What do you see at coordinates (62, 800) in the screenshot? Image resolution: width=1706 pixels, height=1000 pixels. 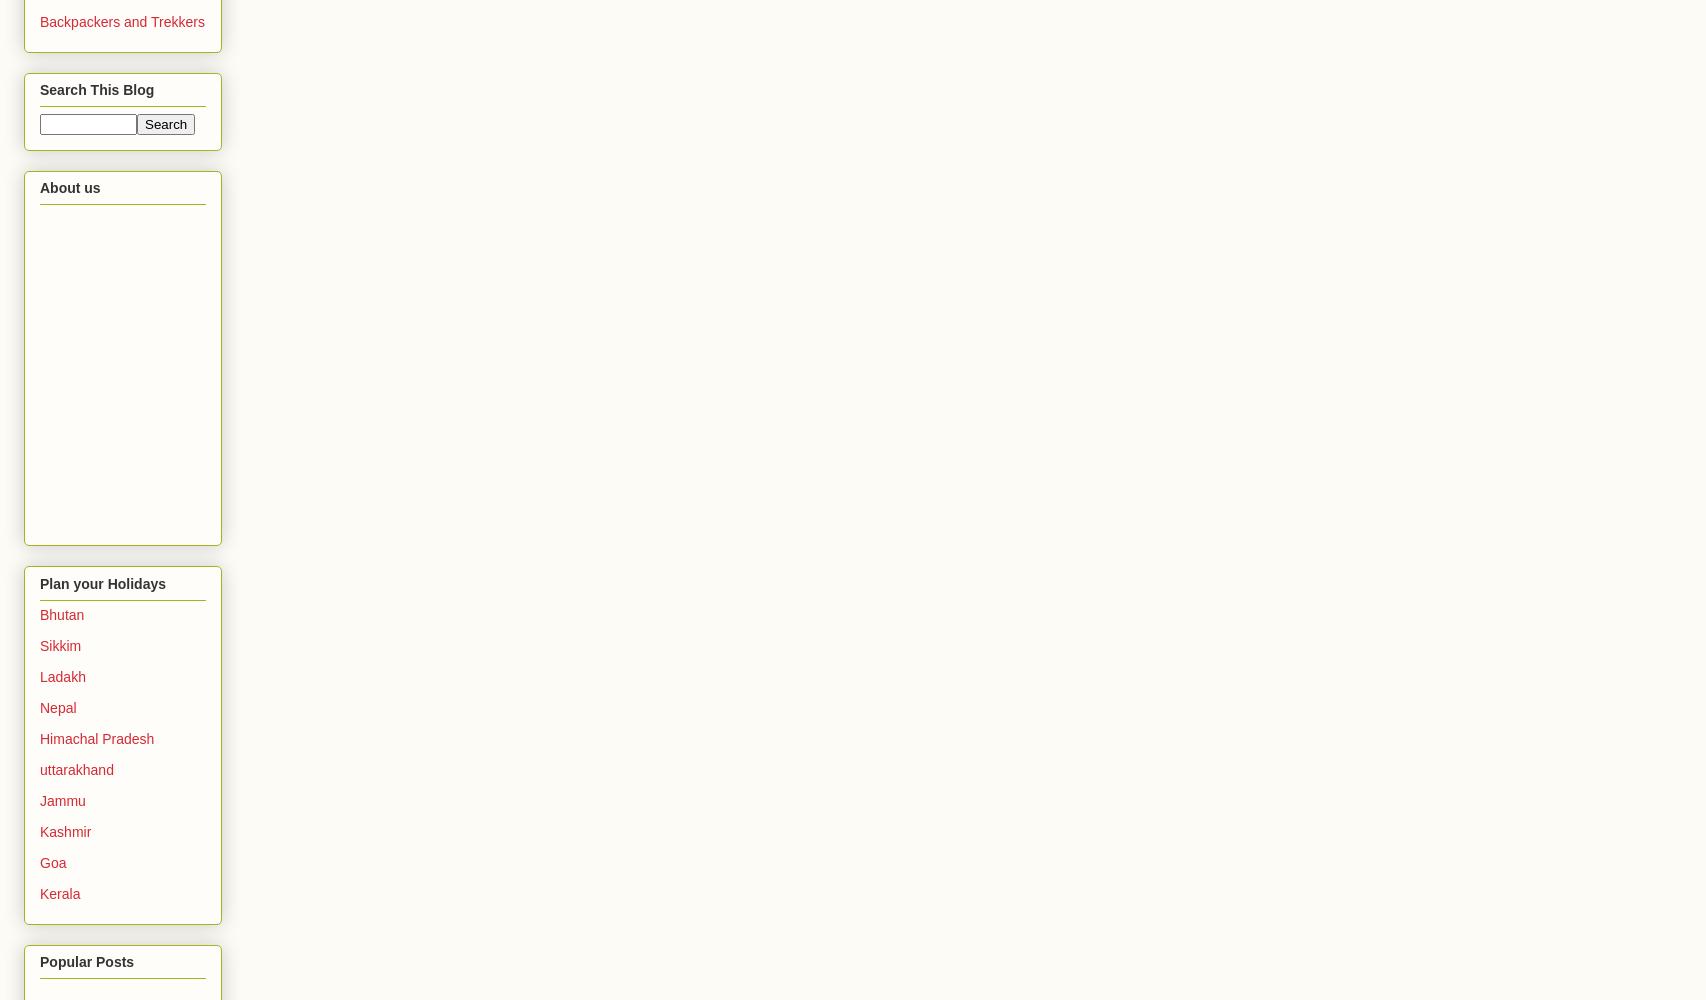 I see `'Jammu'` at bounding box center [62, 800].